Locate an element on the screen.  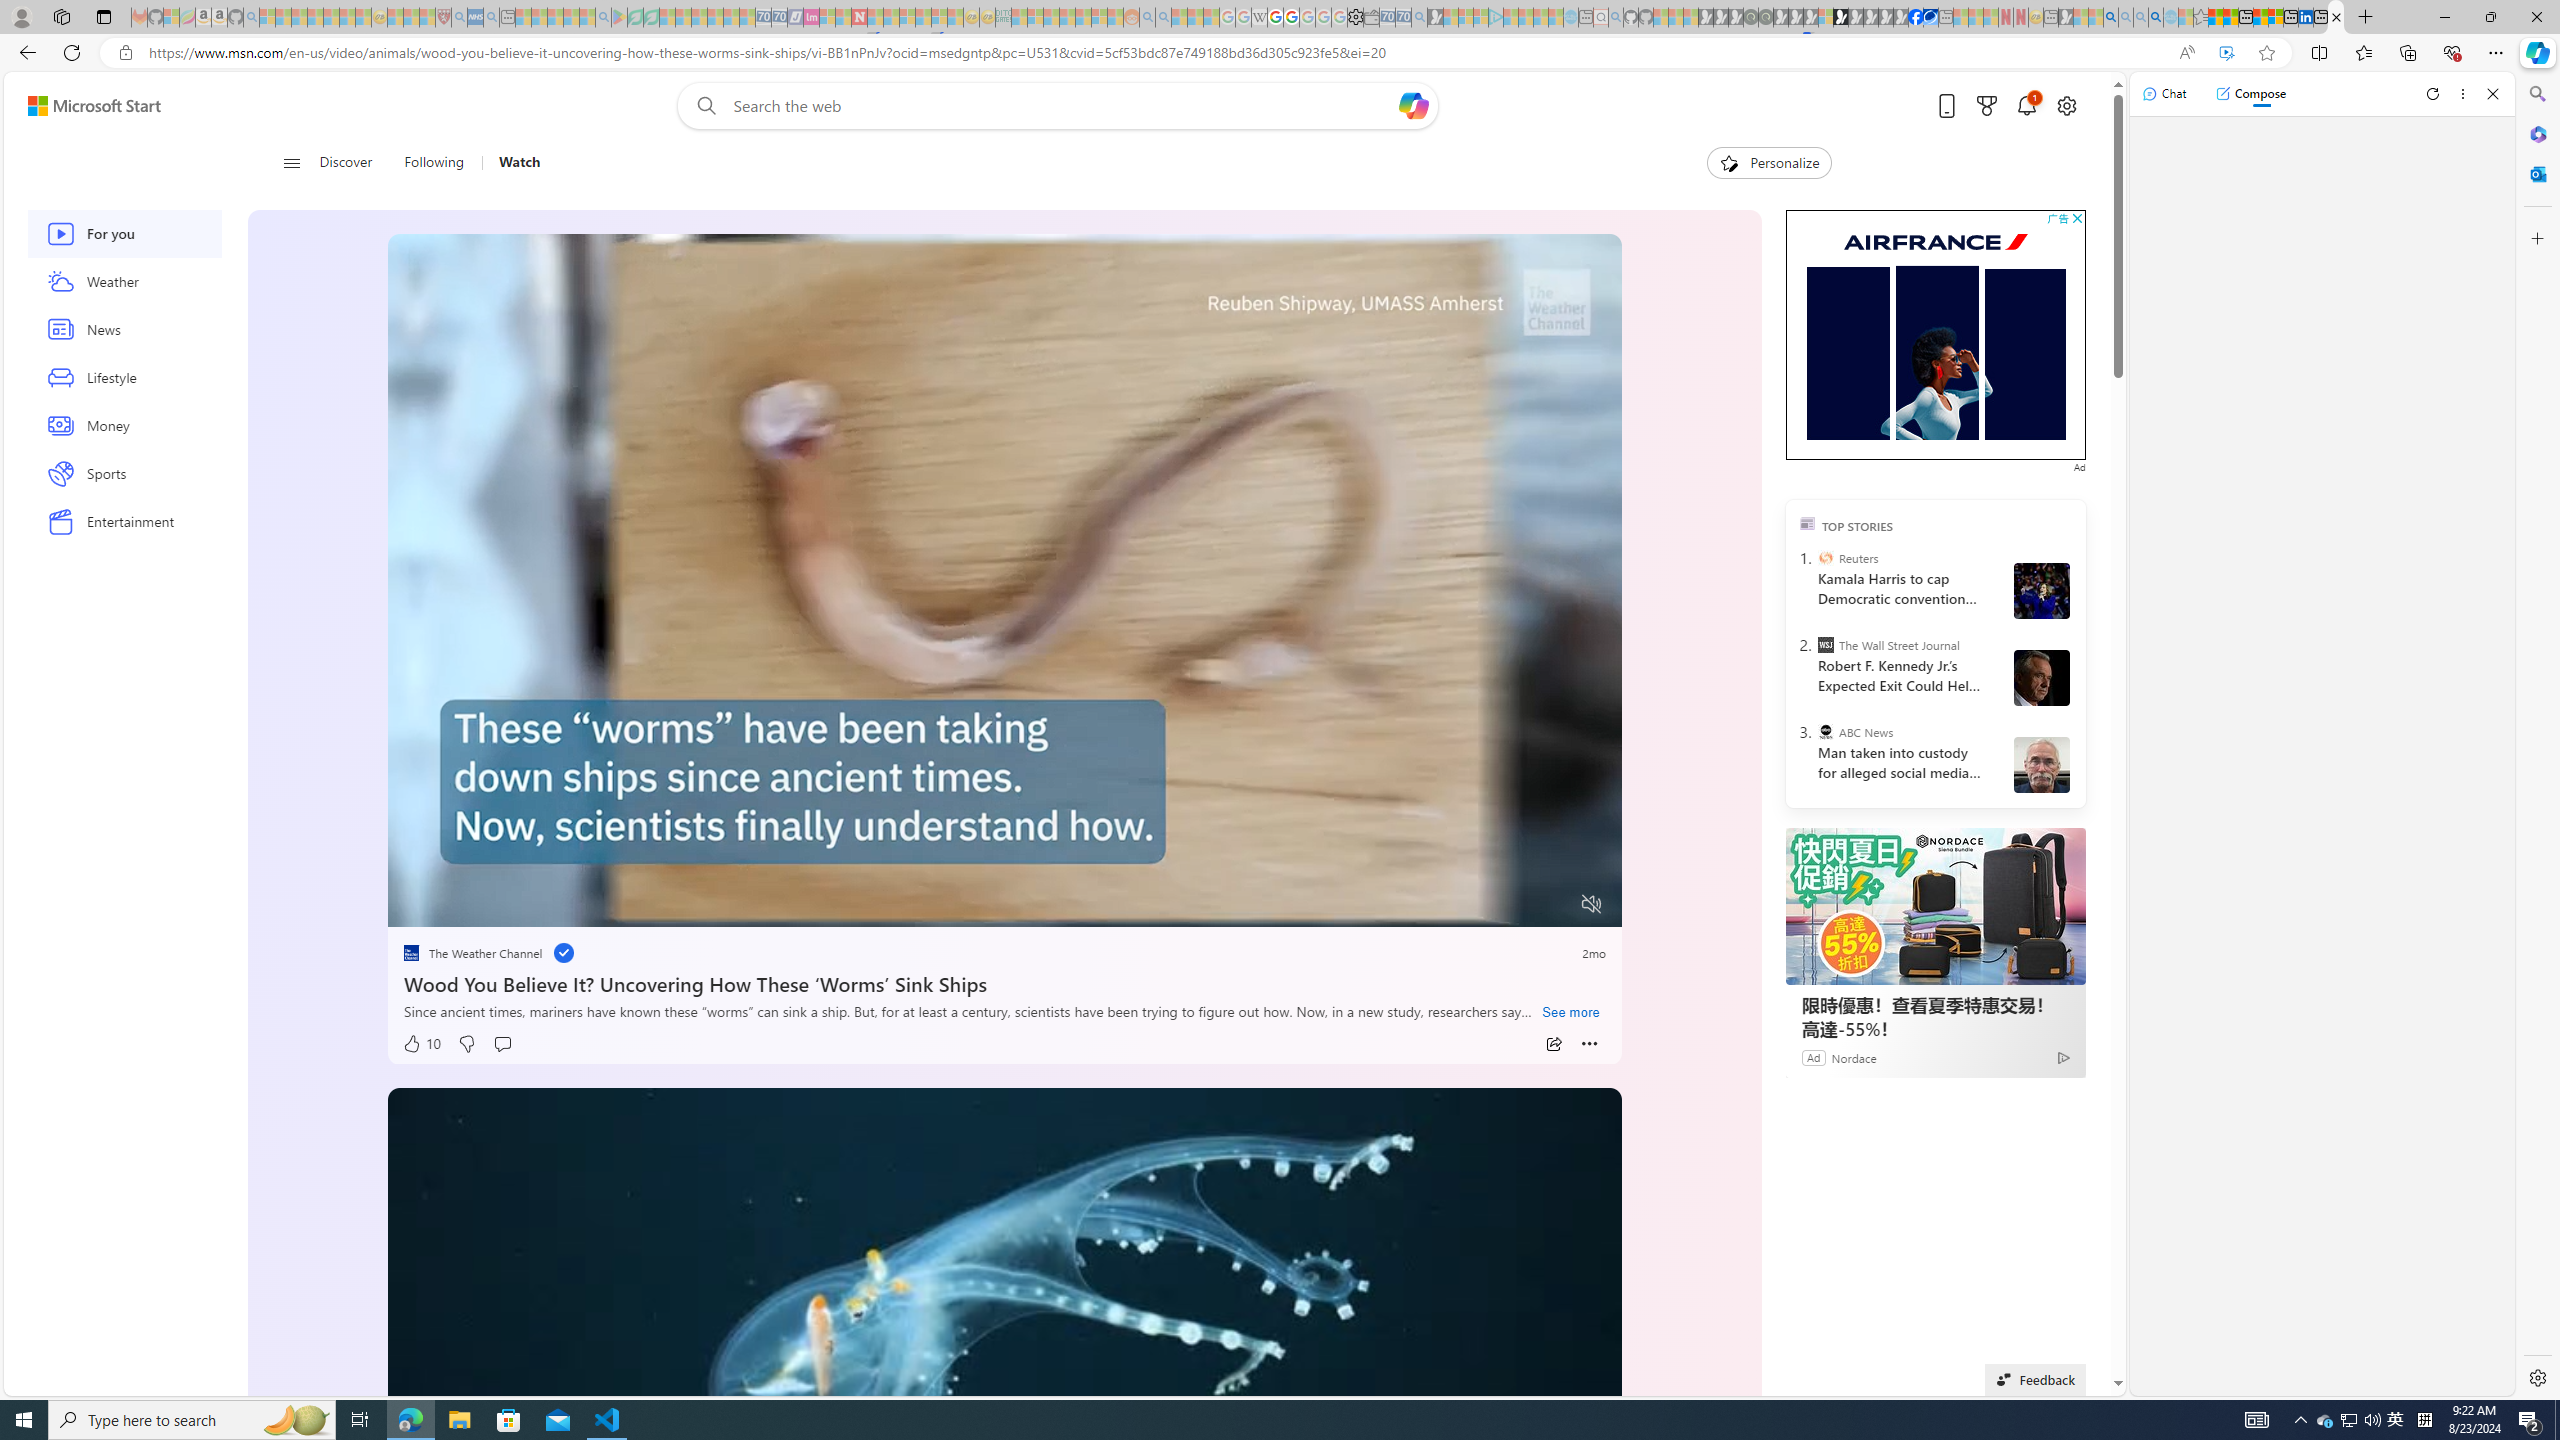
'Latest Politics News & Archive | Newsweek.com - Sleeping' is located at coordinates (857, 16).